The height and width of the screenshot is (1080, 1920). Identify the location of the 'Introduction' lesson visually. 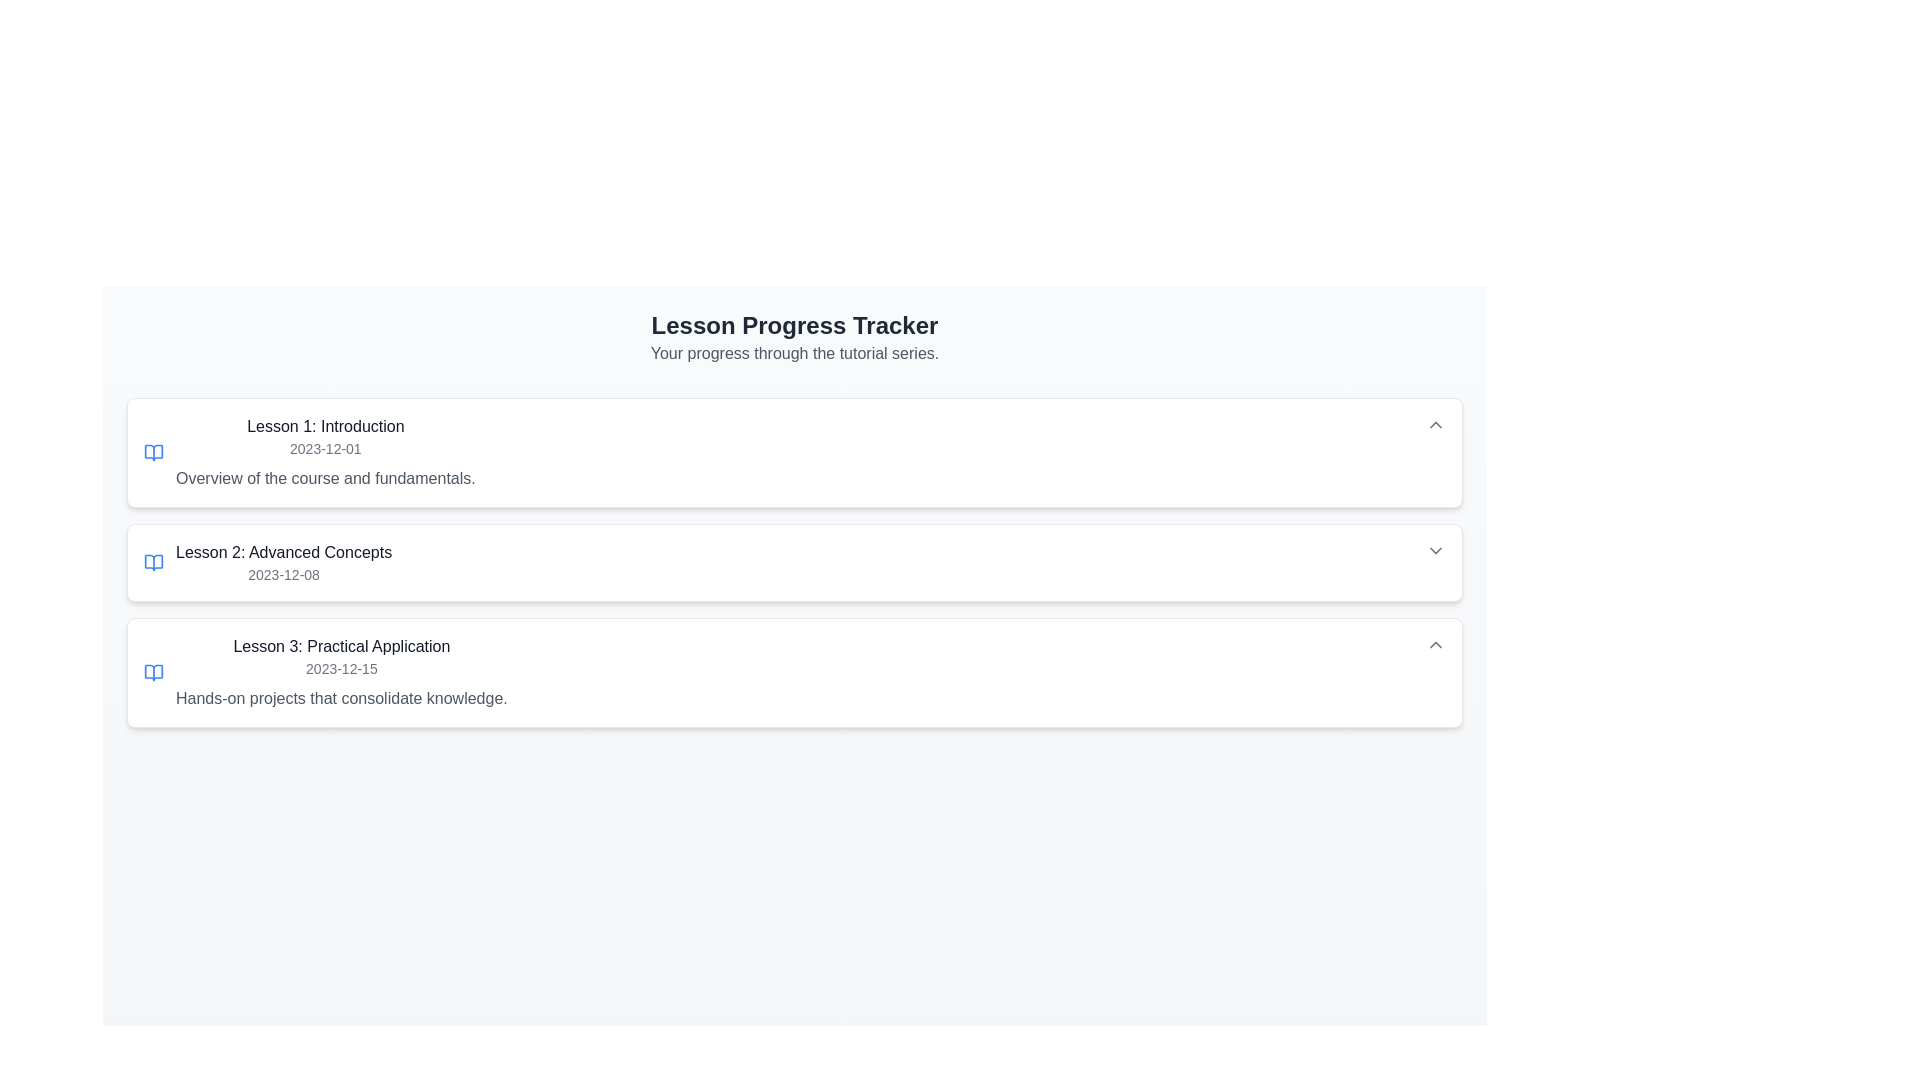
(152, 452).